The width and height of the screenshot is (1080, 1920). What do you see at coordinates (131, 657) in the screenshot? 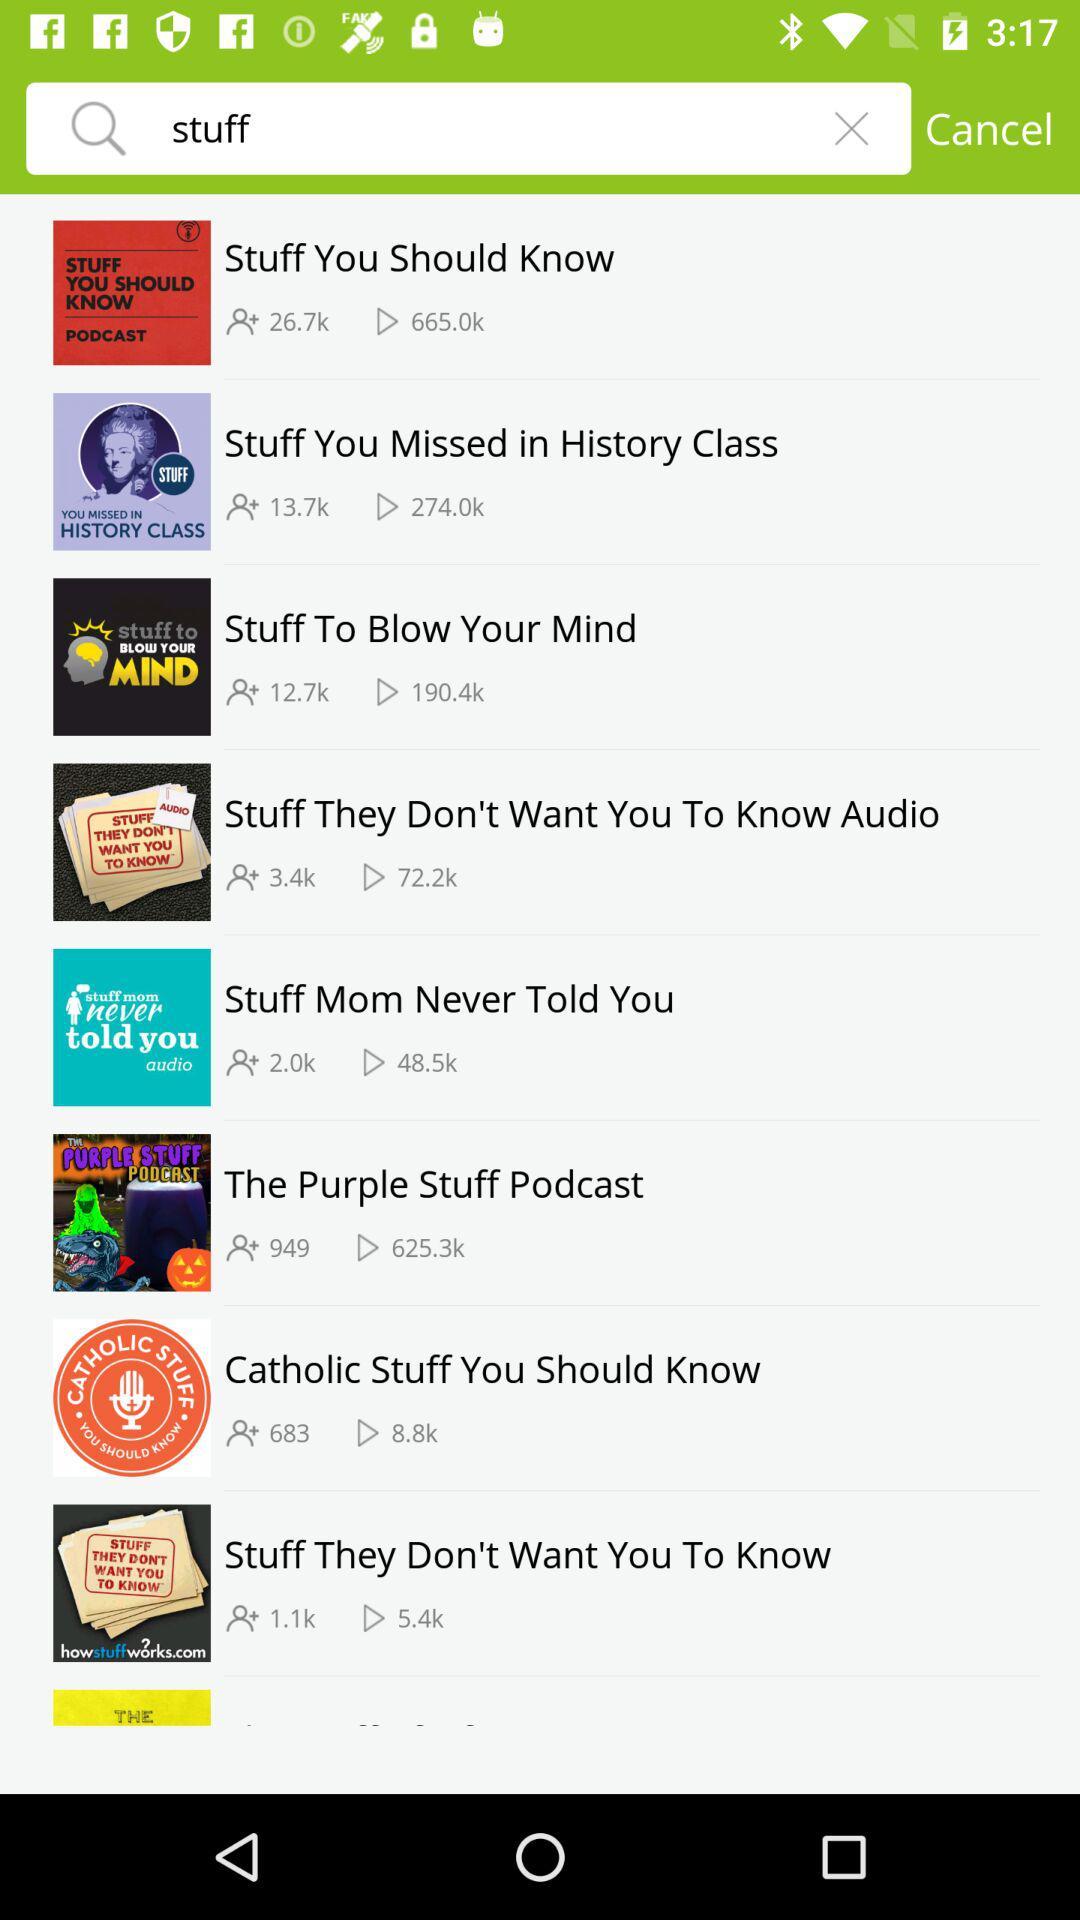
I see `the image which says stuff to blow your mind` at bounding box center [131, 657].